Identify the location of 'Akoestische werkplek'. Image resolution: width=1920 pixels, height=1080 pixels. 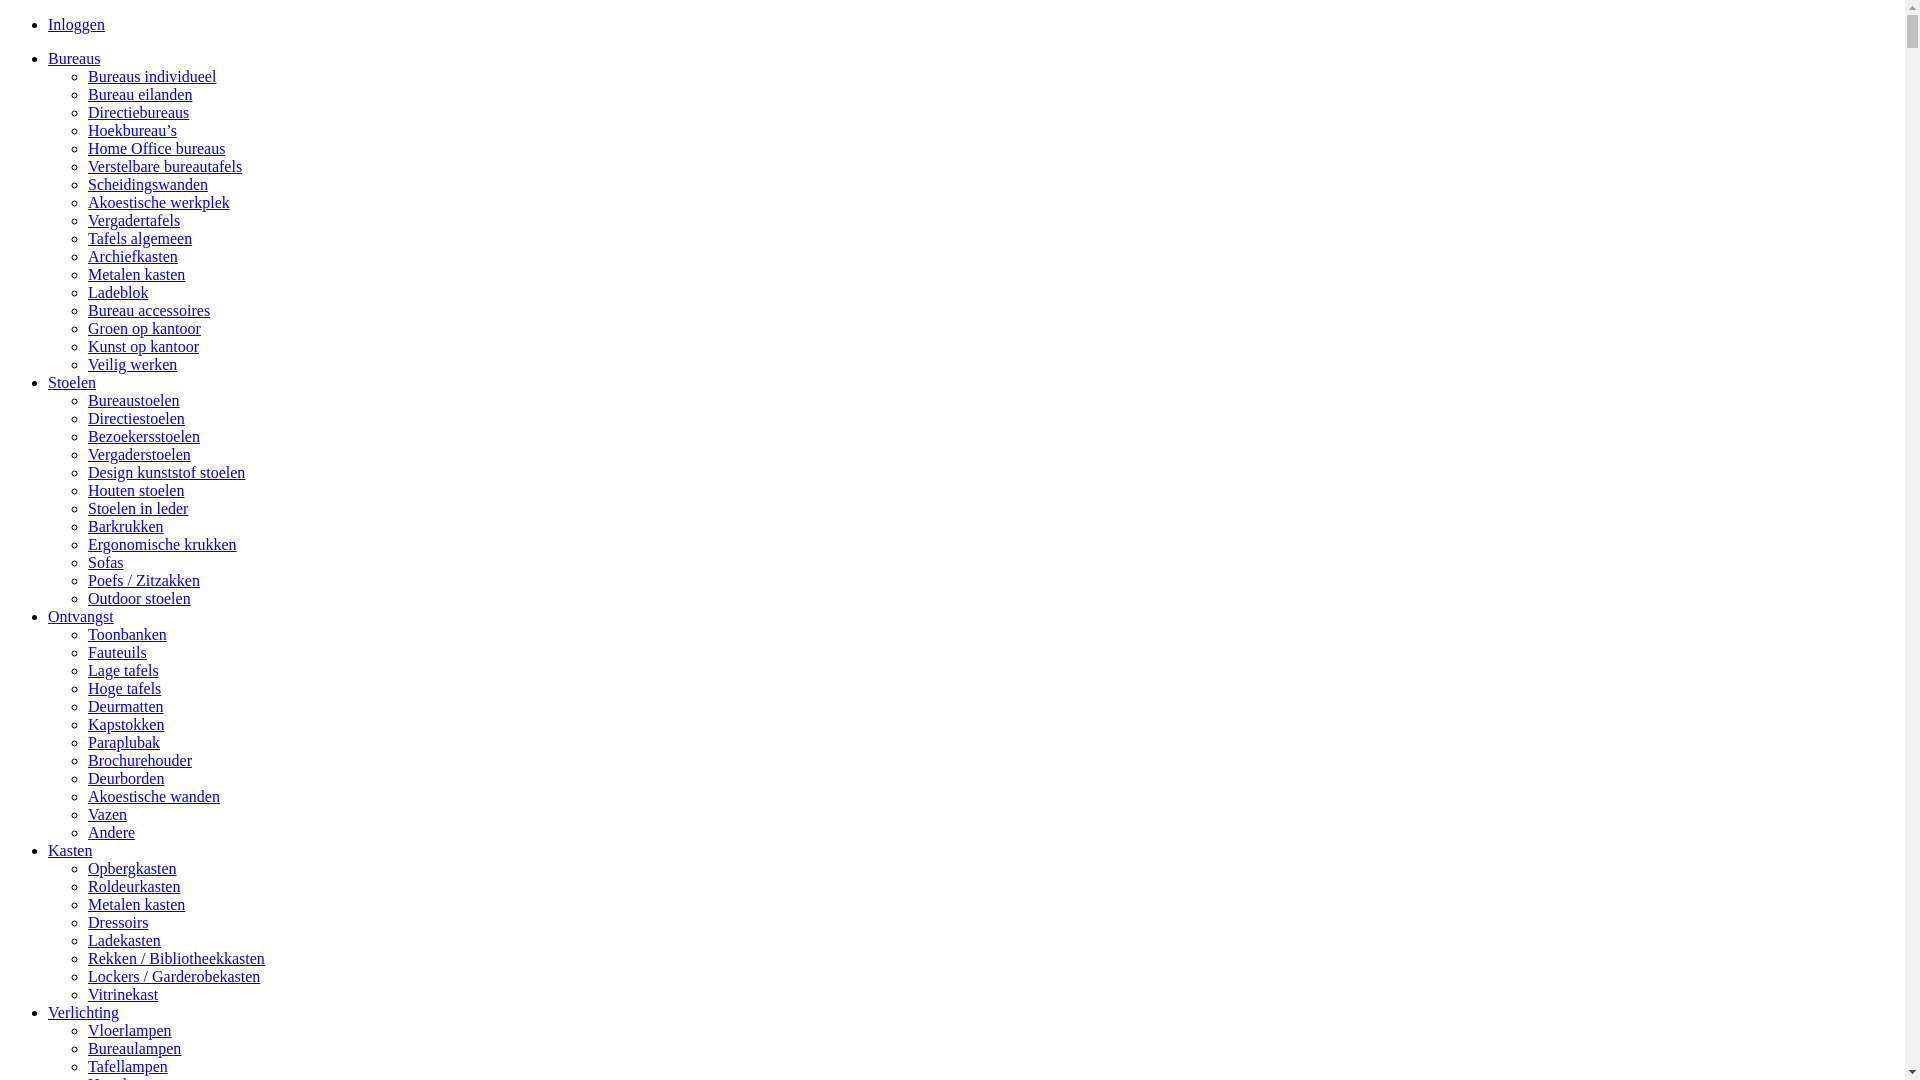
(157, 202).